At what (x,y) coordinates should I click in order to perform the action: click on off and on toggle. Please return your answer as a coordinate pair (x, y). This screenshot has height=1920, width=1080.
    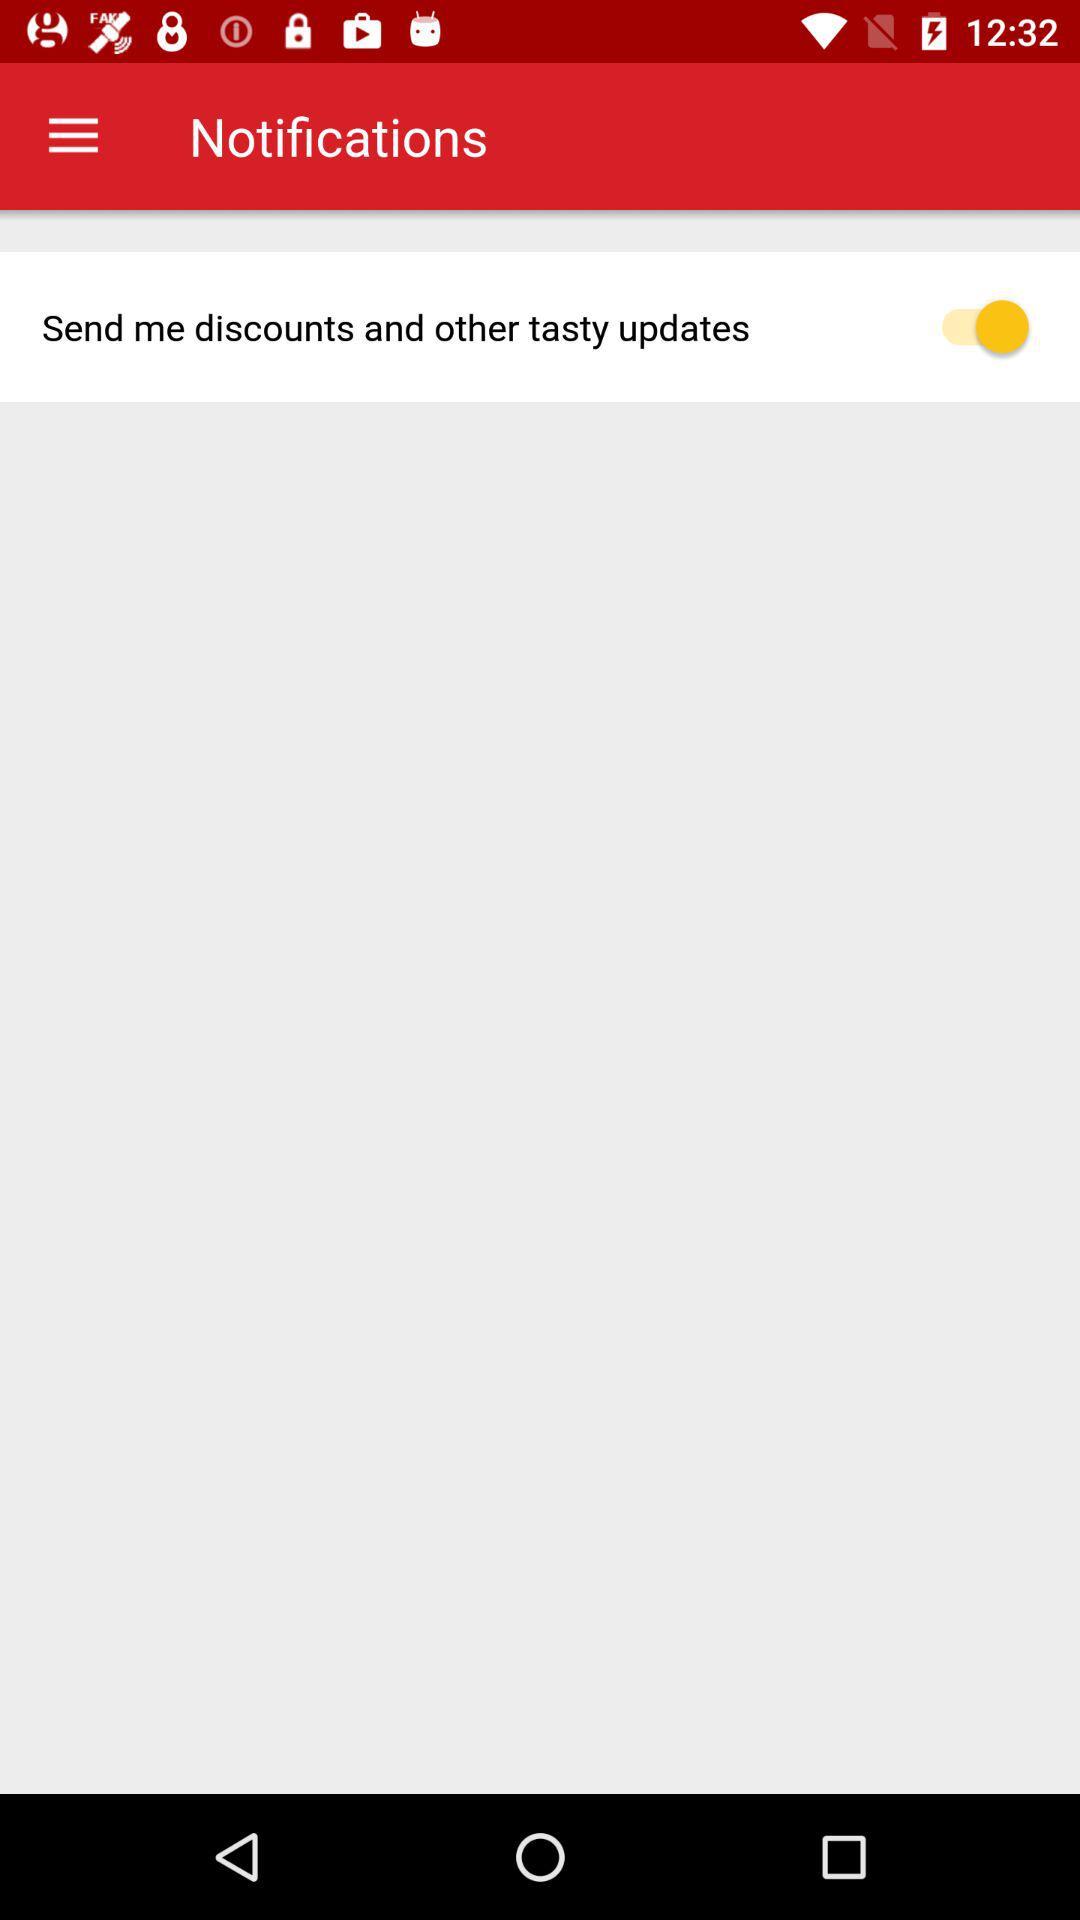
    Looking at the image, I should click on (996, 326).